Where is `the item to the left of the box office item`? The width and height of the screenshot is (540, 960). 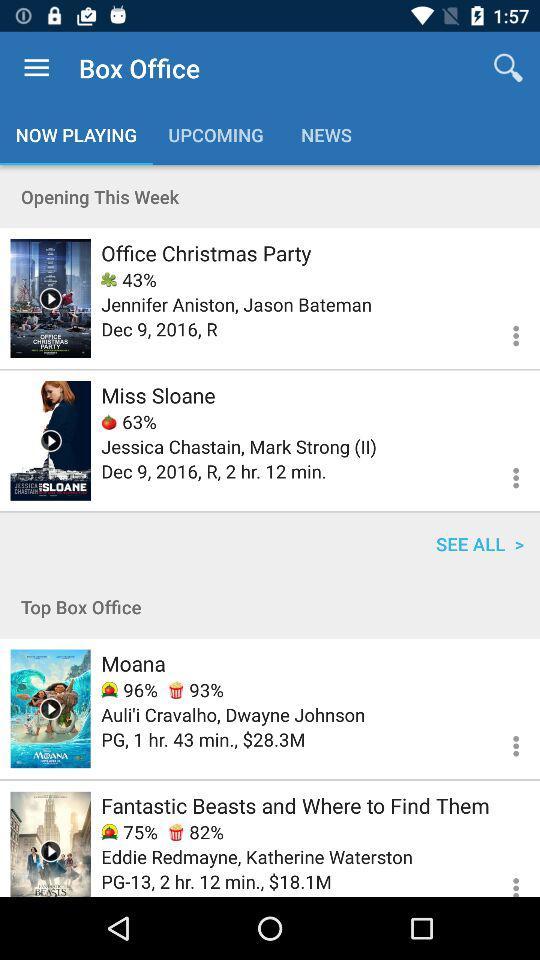
the item to the left of the box office item is located at coordinates (36, 68).